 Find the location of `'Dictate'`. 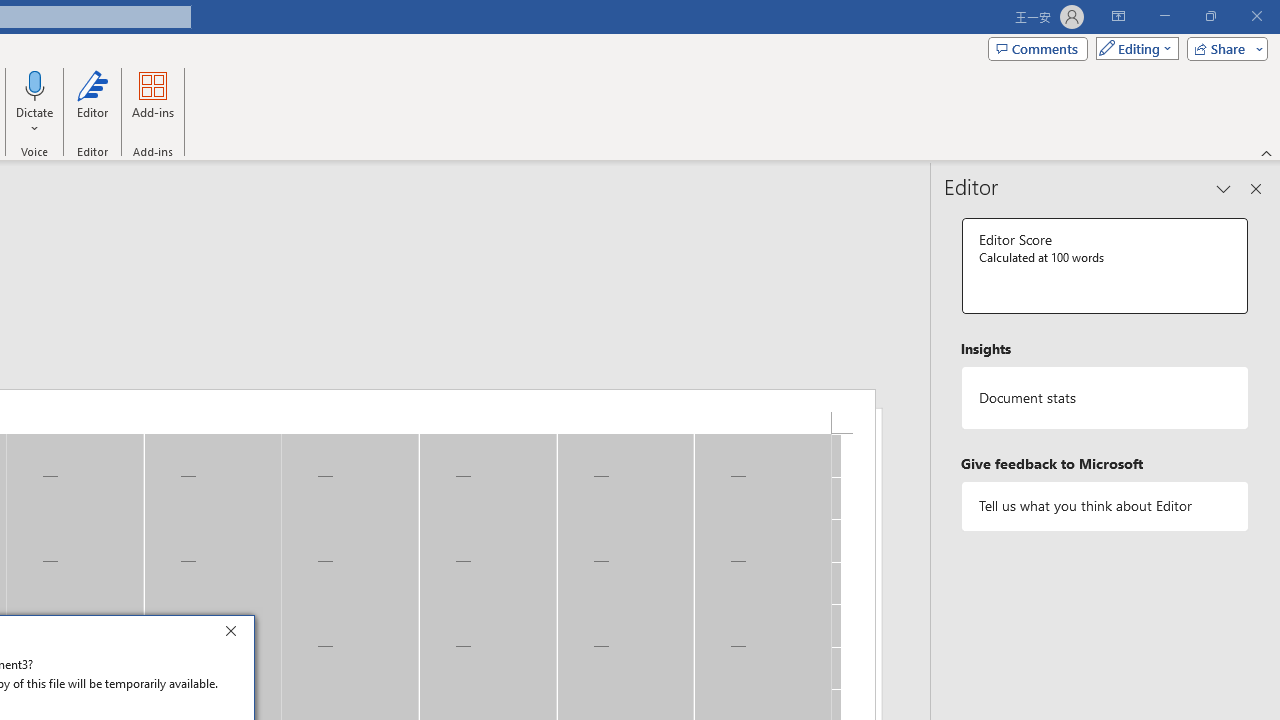

'Dictate' is located at coordinates (35, 84).